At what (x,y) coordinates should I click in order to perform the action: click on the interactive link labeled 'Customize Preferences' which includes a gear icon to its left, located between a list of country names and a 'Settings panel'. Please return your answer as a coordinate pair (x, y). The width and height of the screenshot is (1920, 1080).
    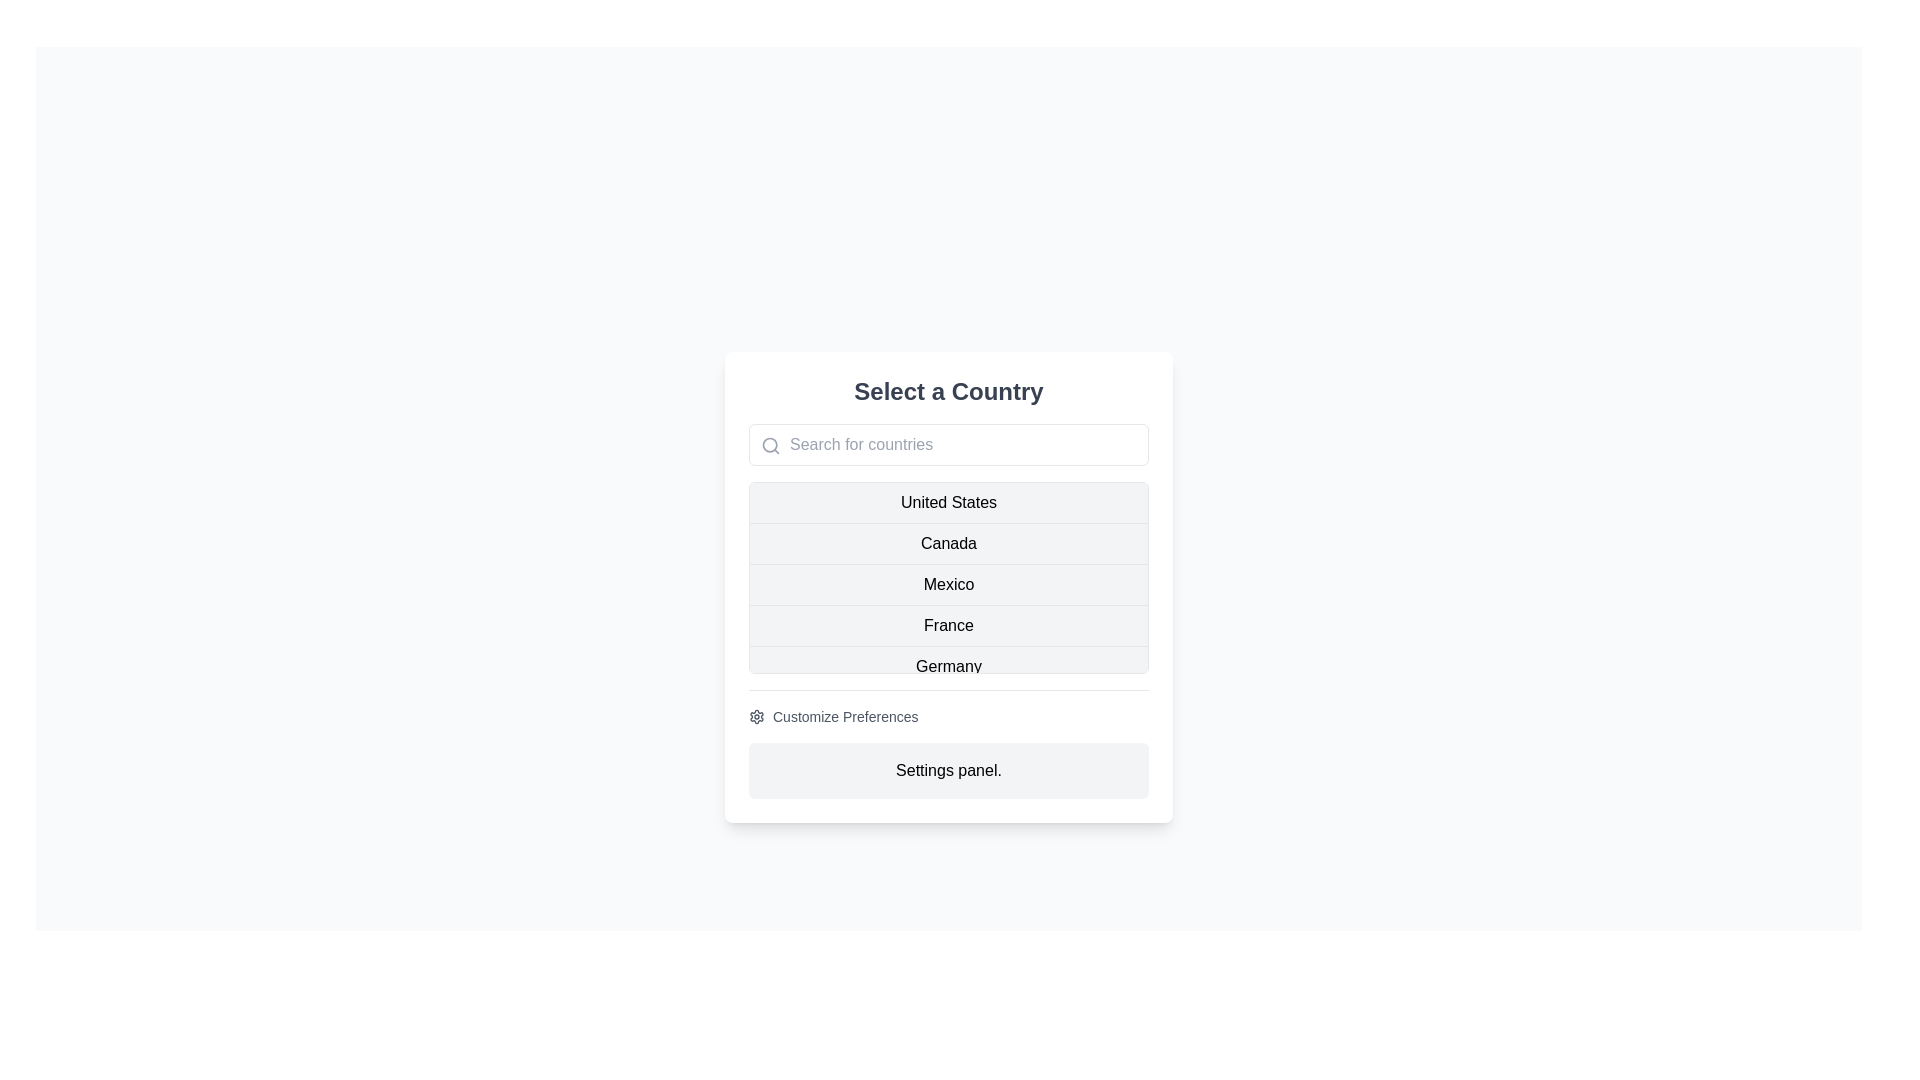
    Looking at the image, I should click on (833, 715).